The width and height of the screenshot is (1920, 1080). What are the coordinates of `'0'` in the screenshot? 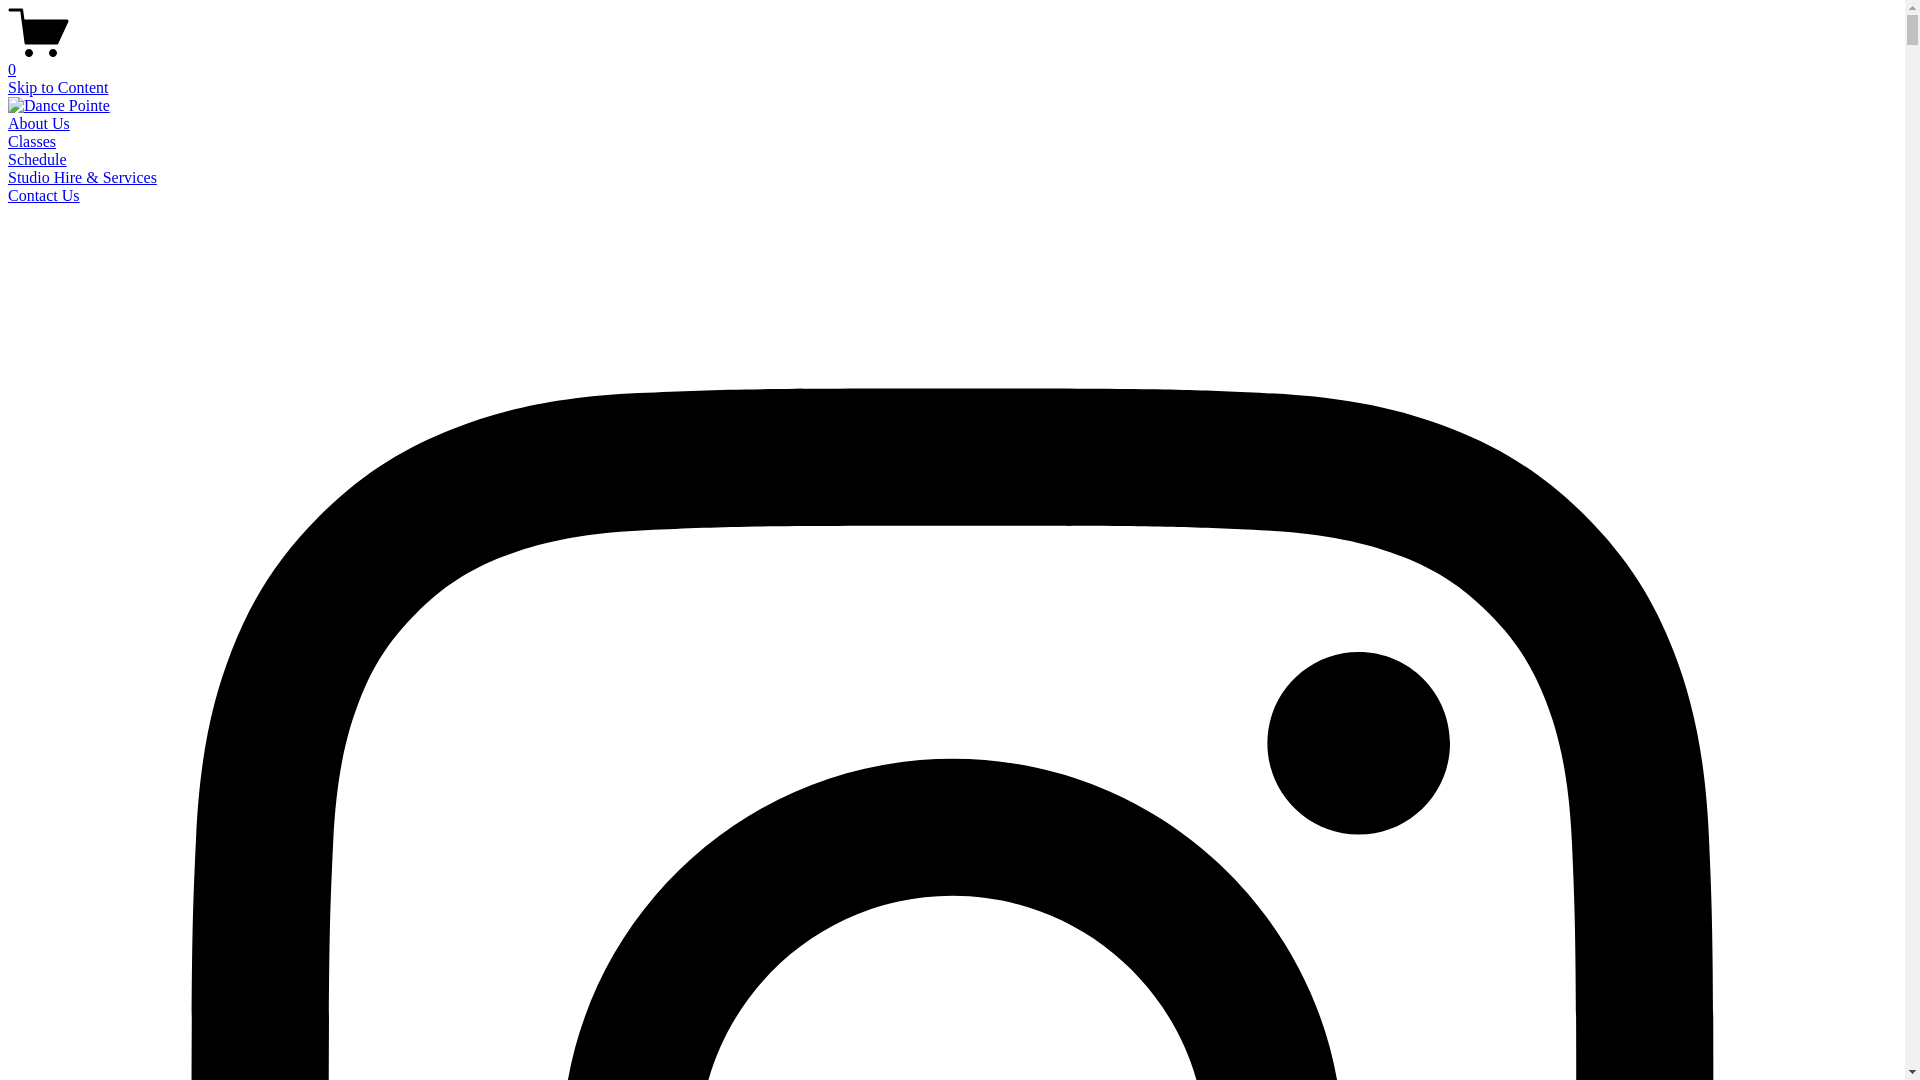 It's located at (951, 60).